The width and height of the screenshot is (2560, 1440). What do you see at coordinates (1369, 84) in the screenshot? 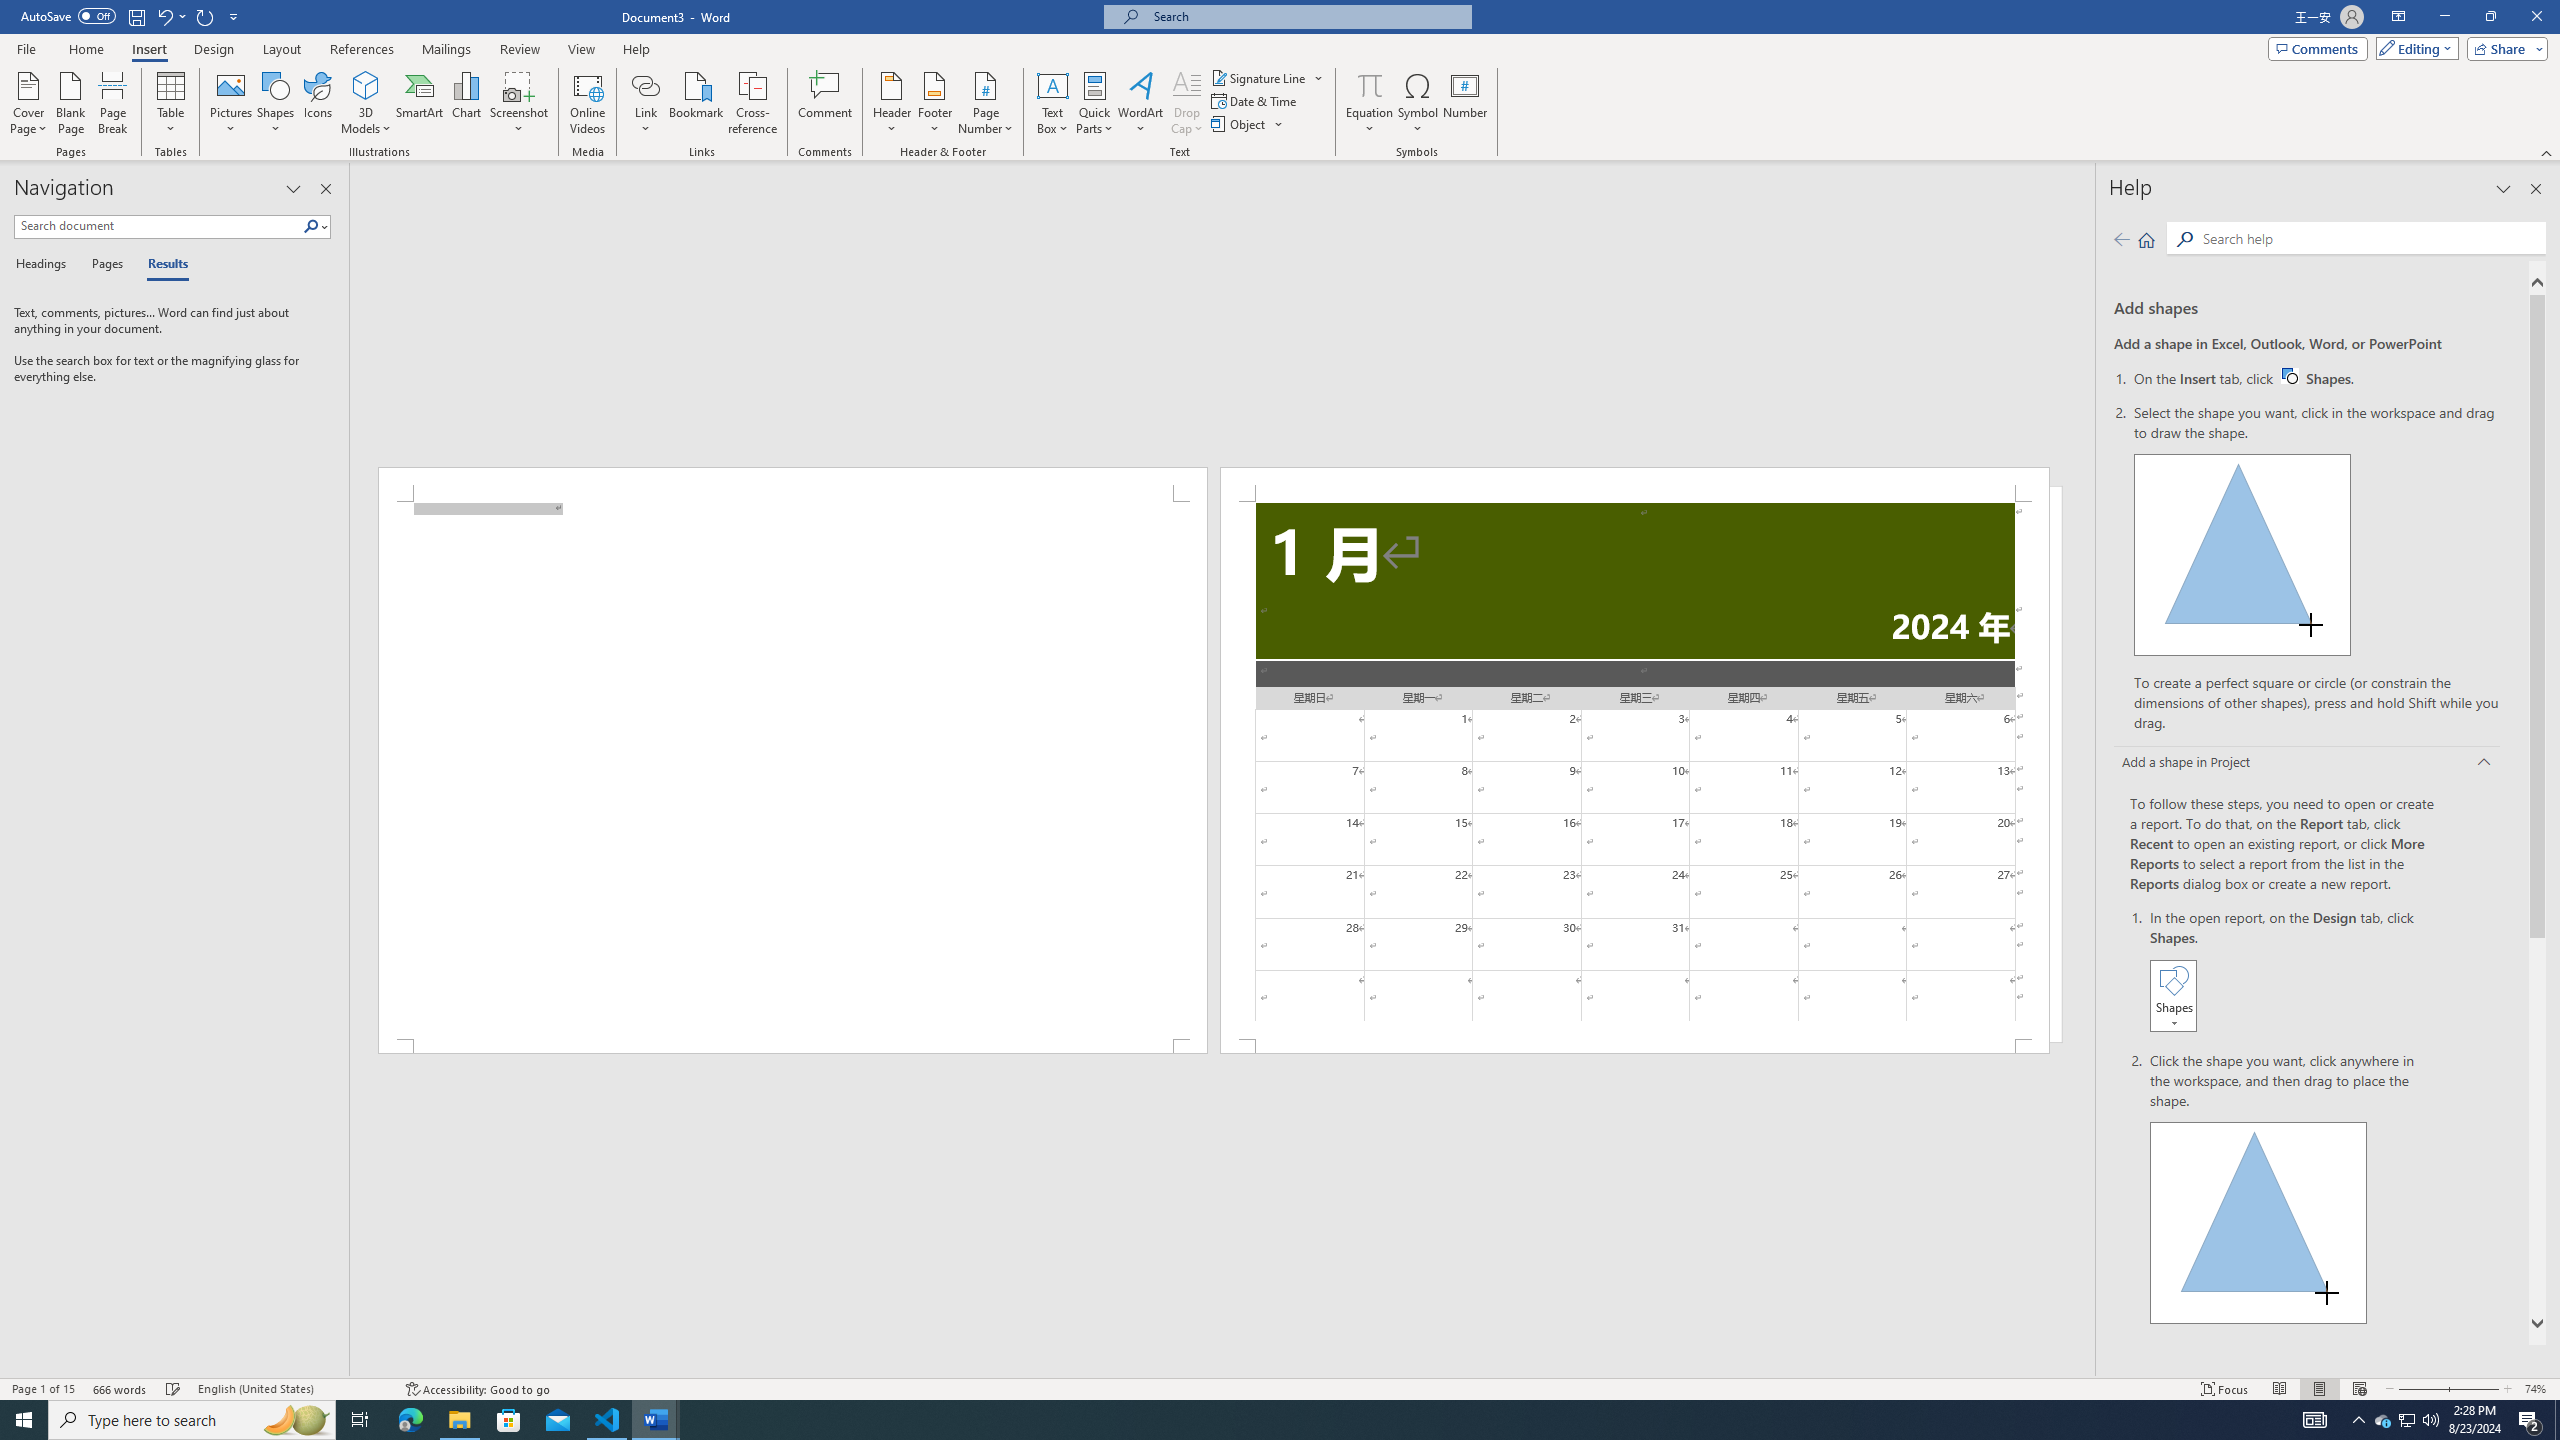
I see `'Equation'` at bounding box center [1369, 84].